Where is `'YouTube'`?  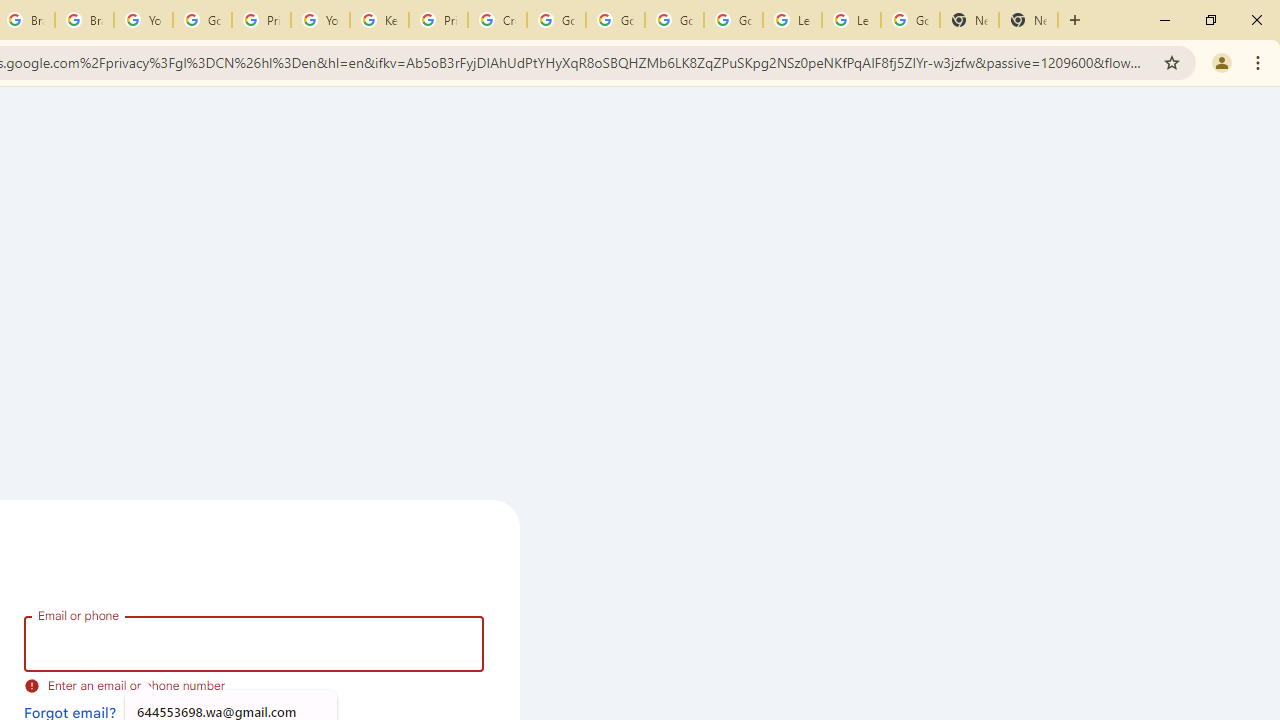 'YouTube' is located at coordinates (320, 20).